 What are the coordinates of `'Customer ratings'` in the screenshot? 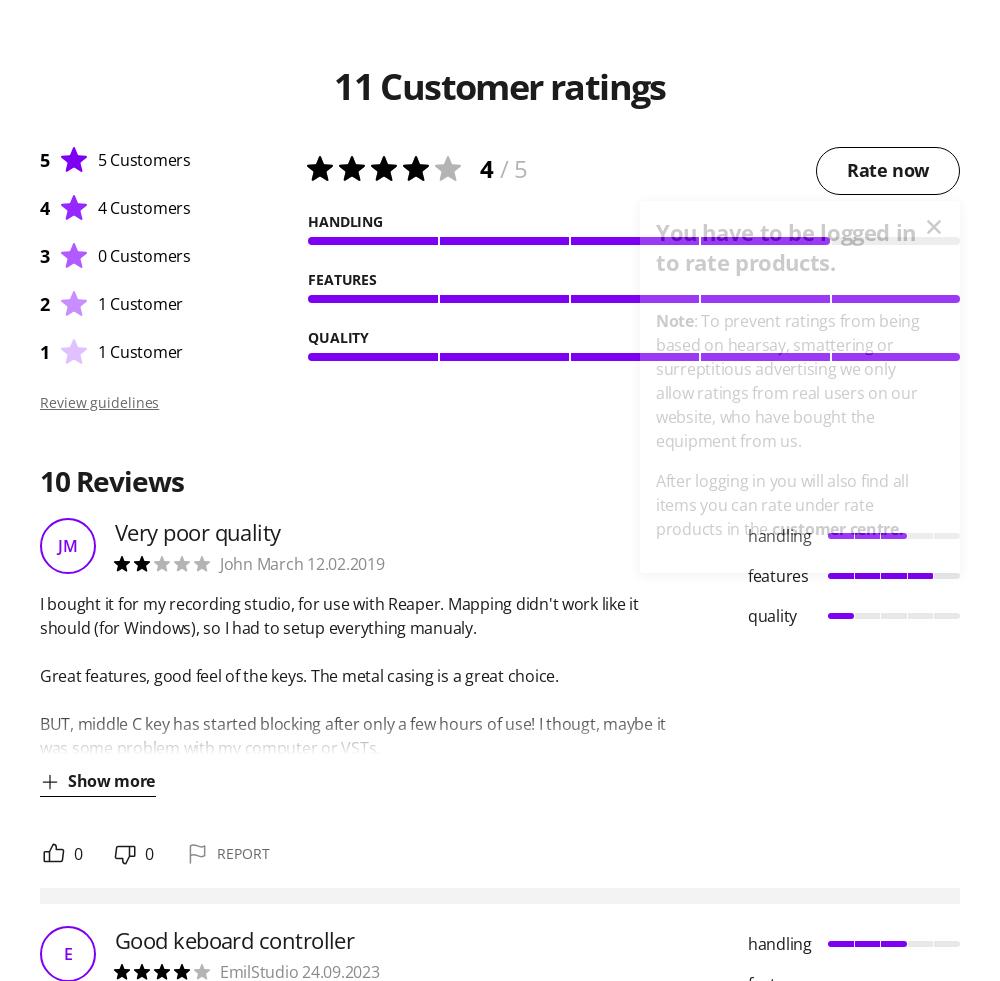 It's located at (372, 85).